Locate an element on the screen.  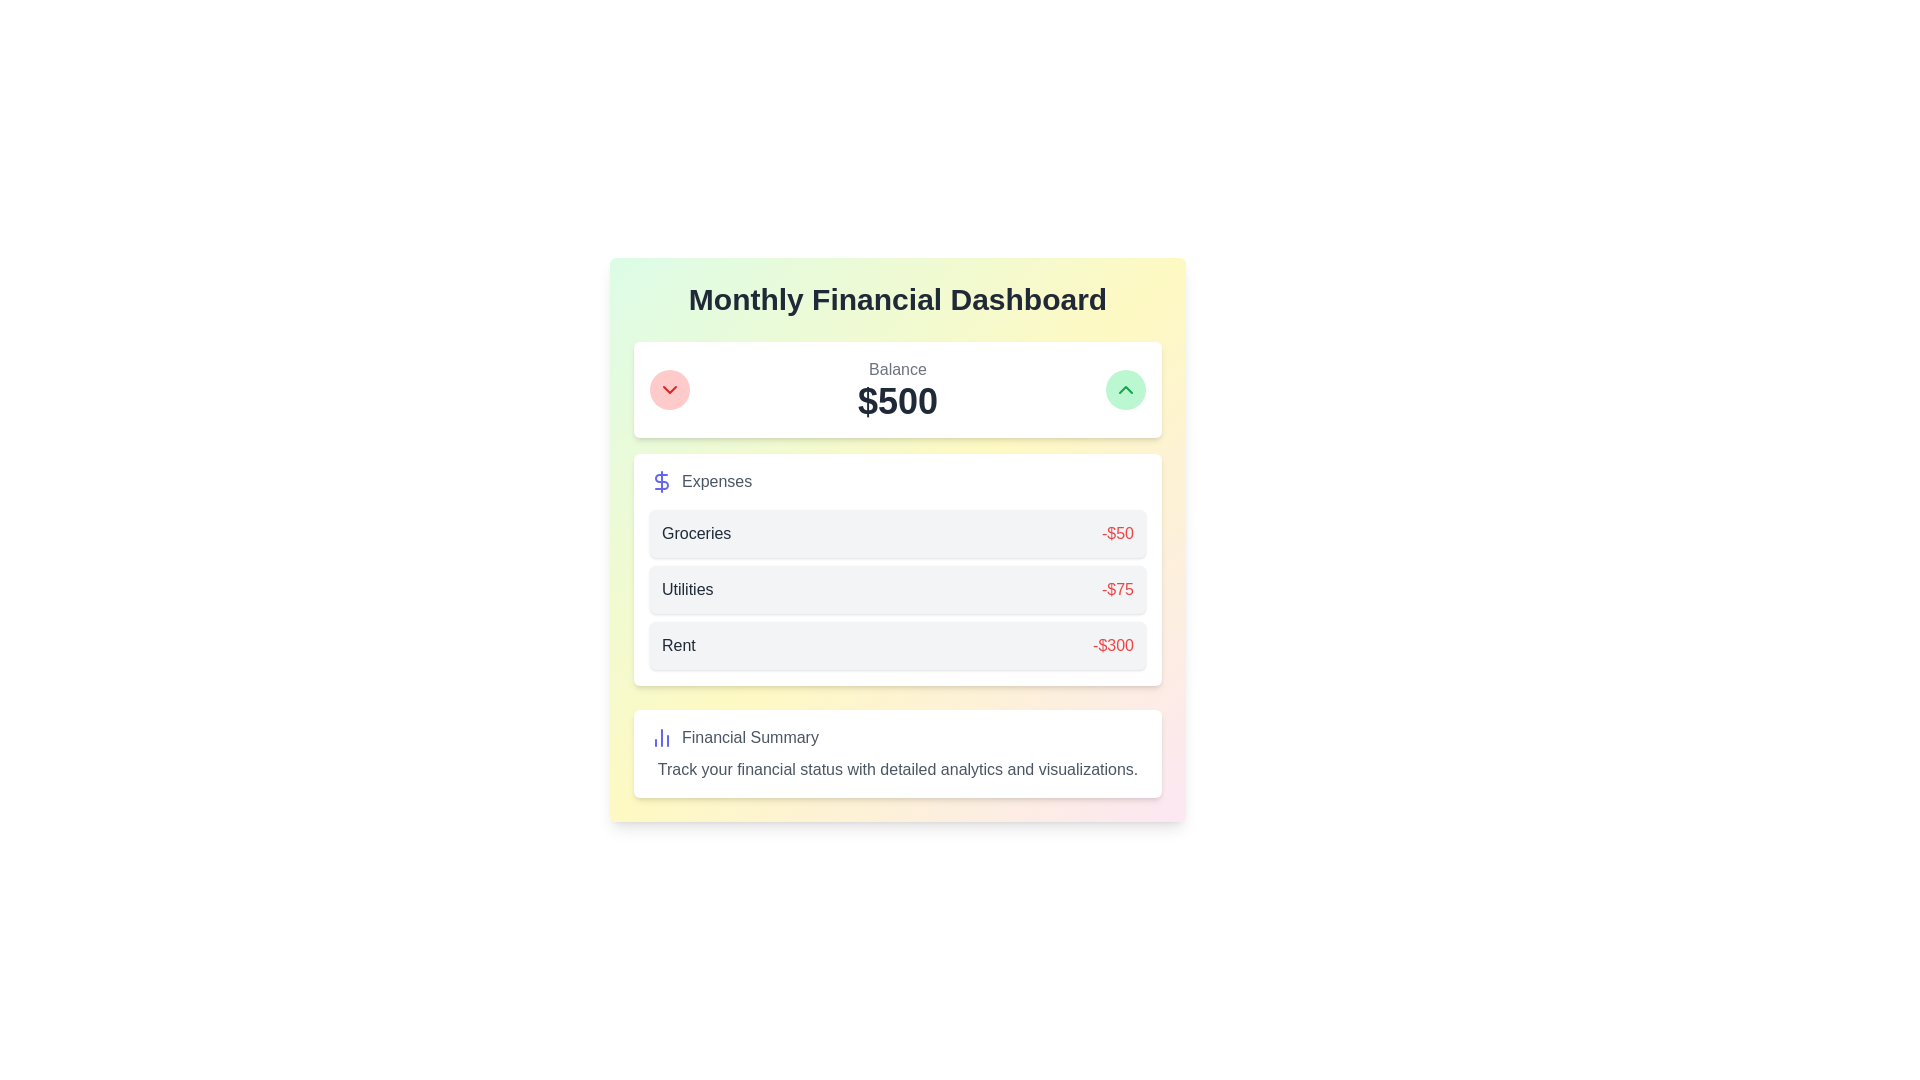
the Static text header of the financial dashboard, which serves as the main title indicating the content's purpose is located at coordinates (896, 300).